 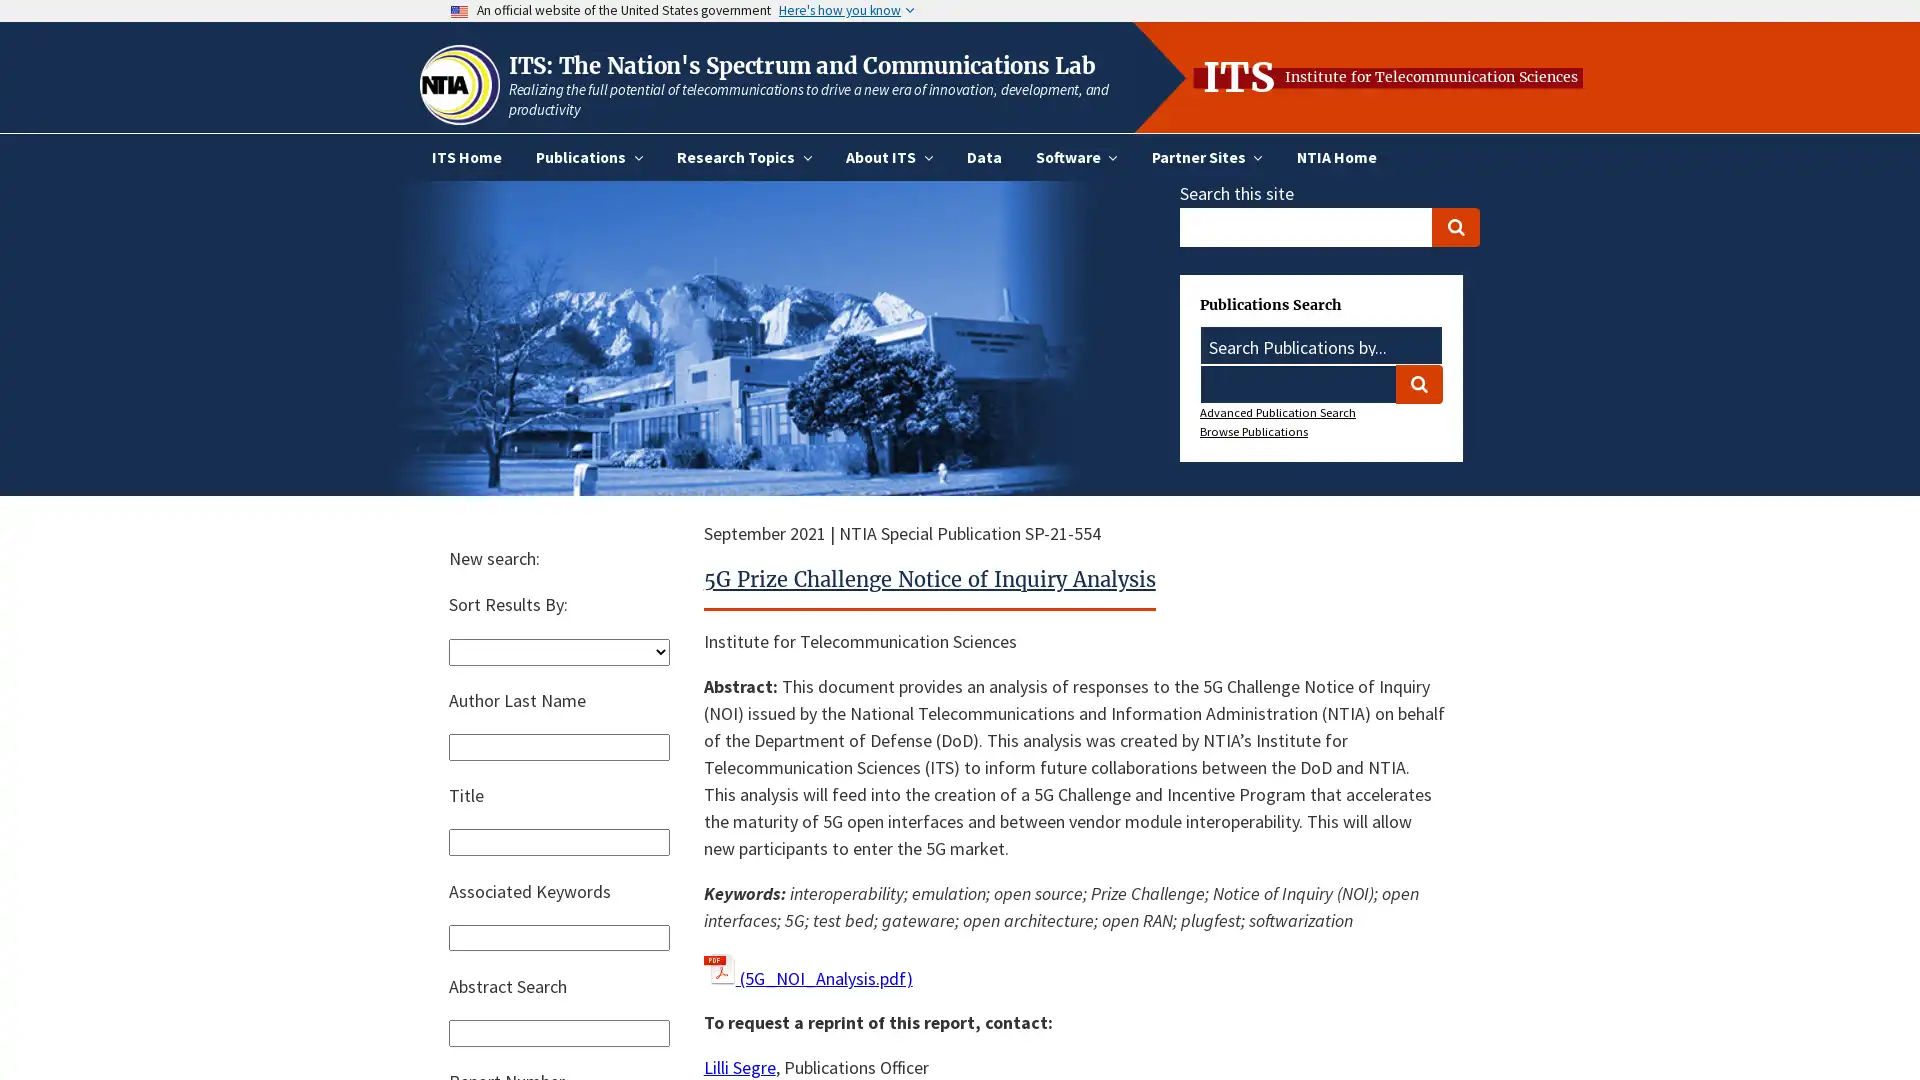 I want to click on Research Topics, so click(x=743, y=156).